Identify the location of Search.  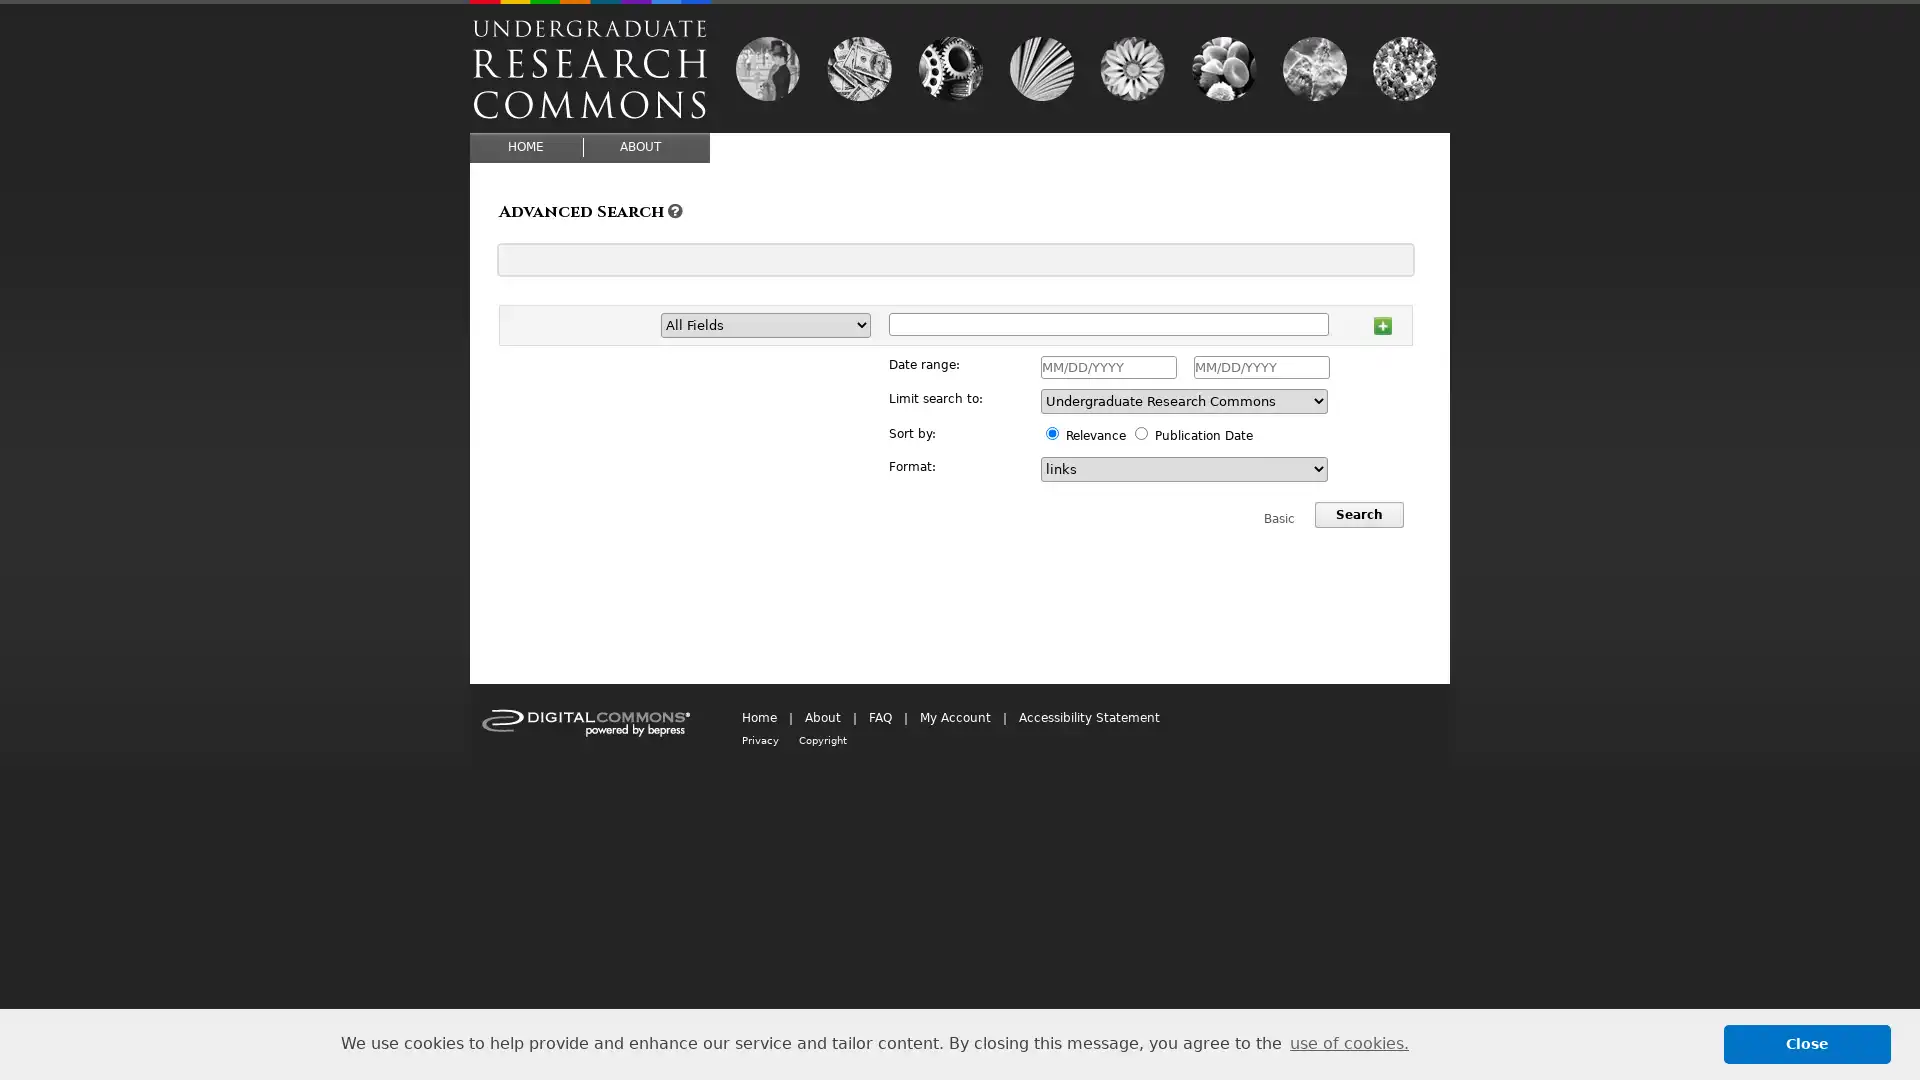
(1358, 514).